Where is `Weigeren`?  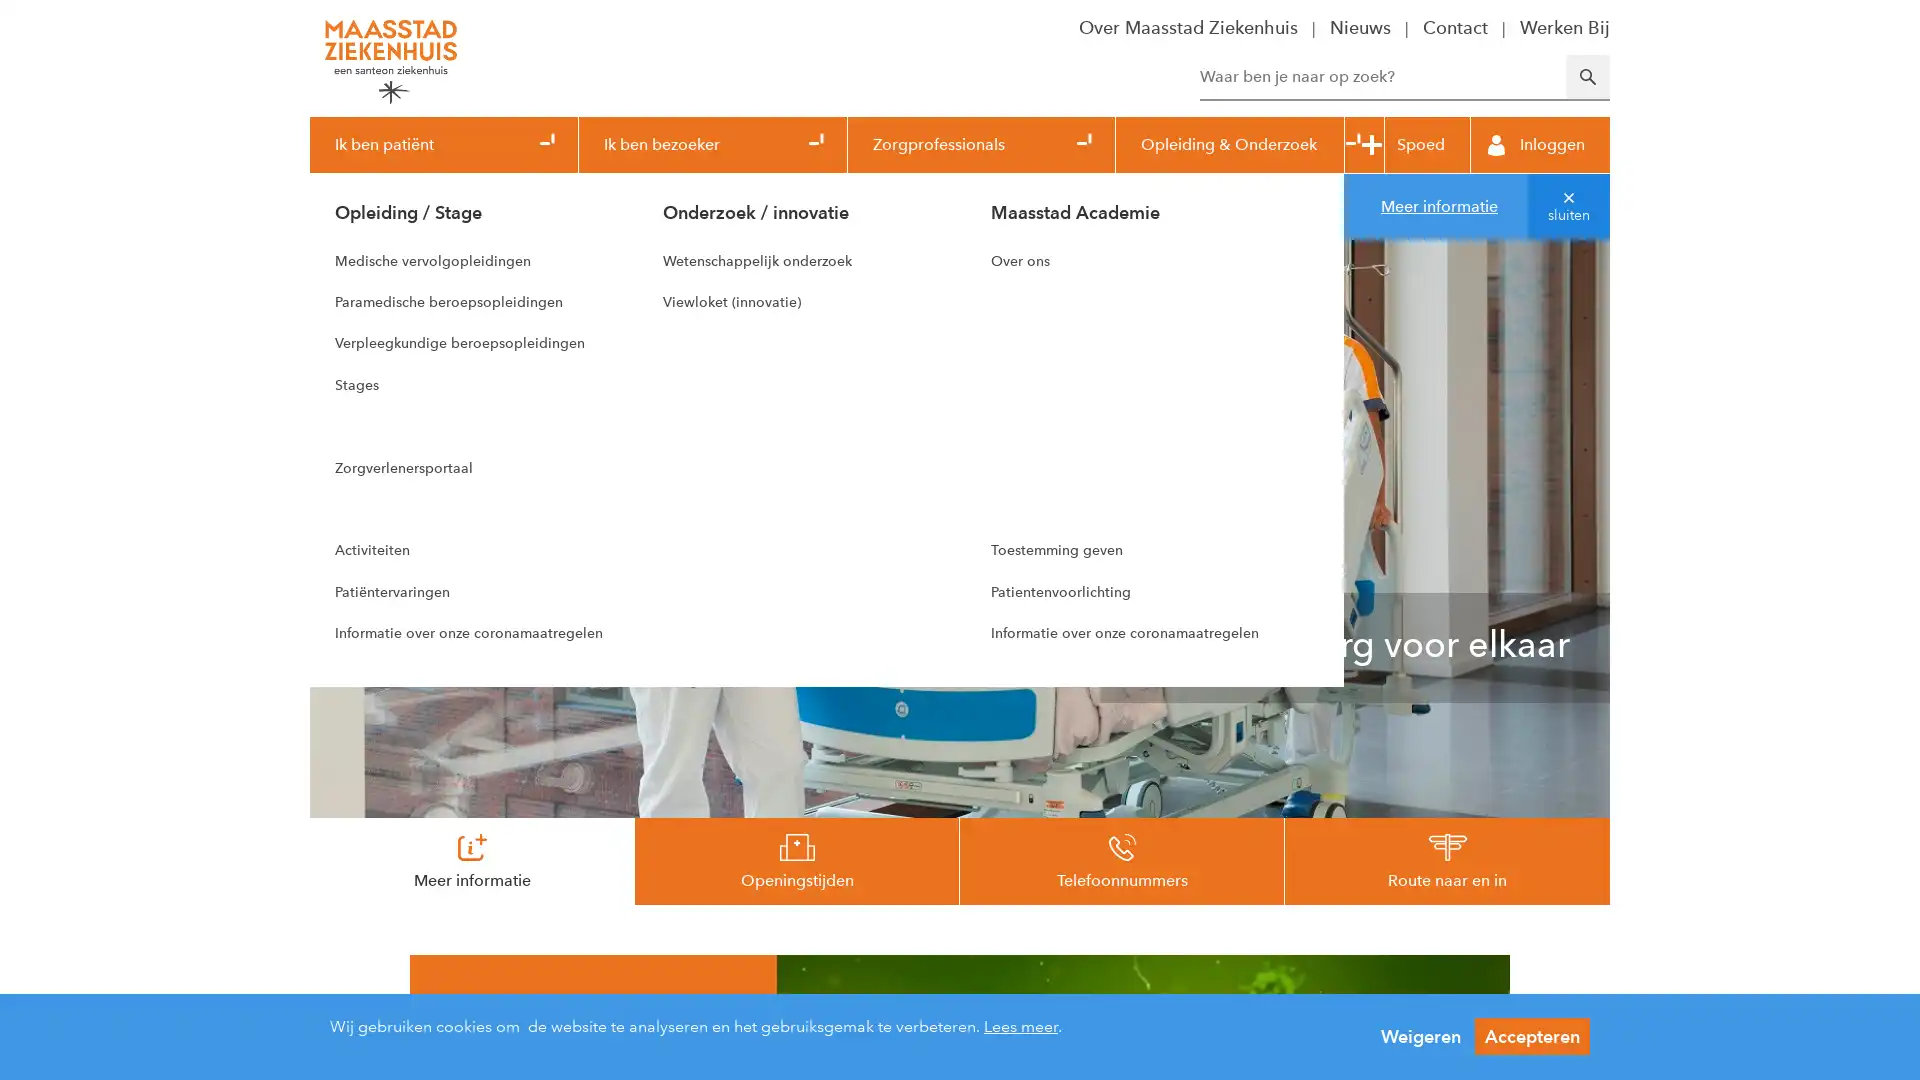
Weigeren is located at coordinates (1419, 1035).